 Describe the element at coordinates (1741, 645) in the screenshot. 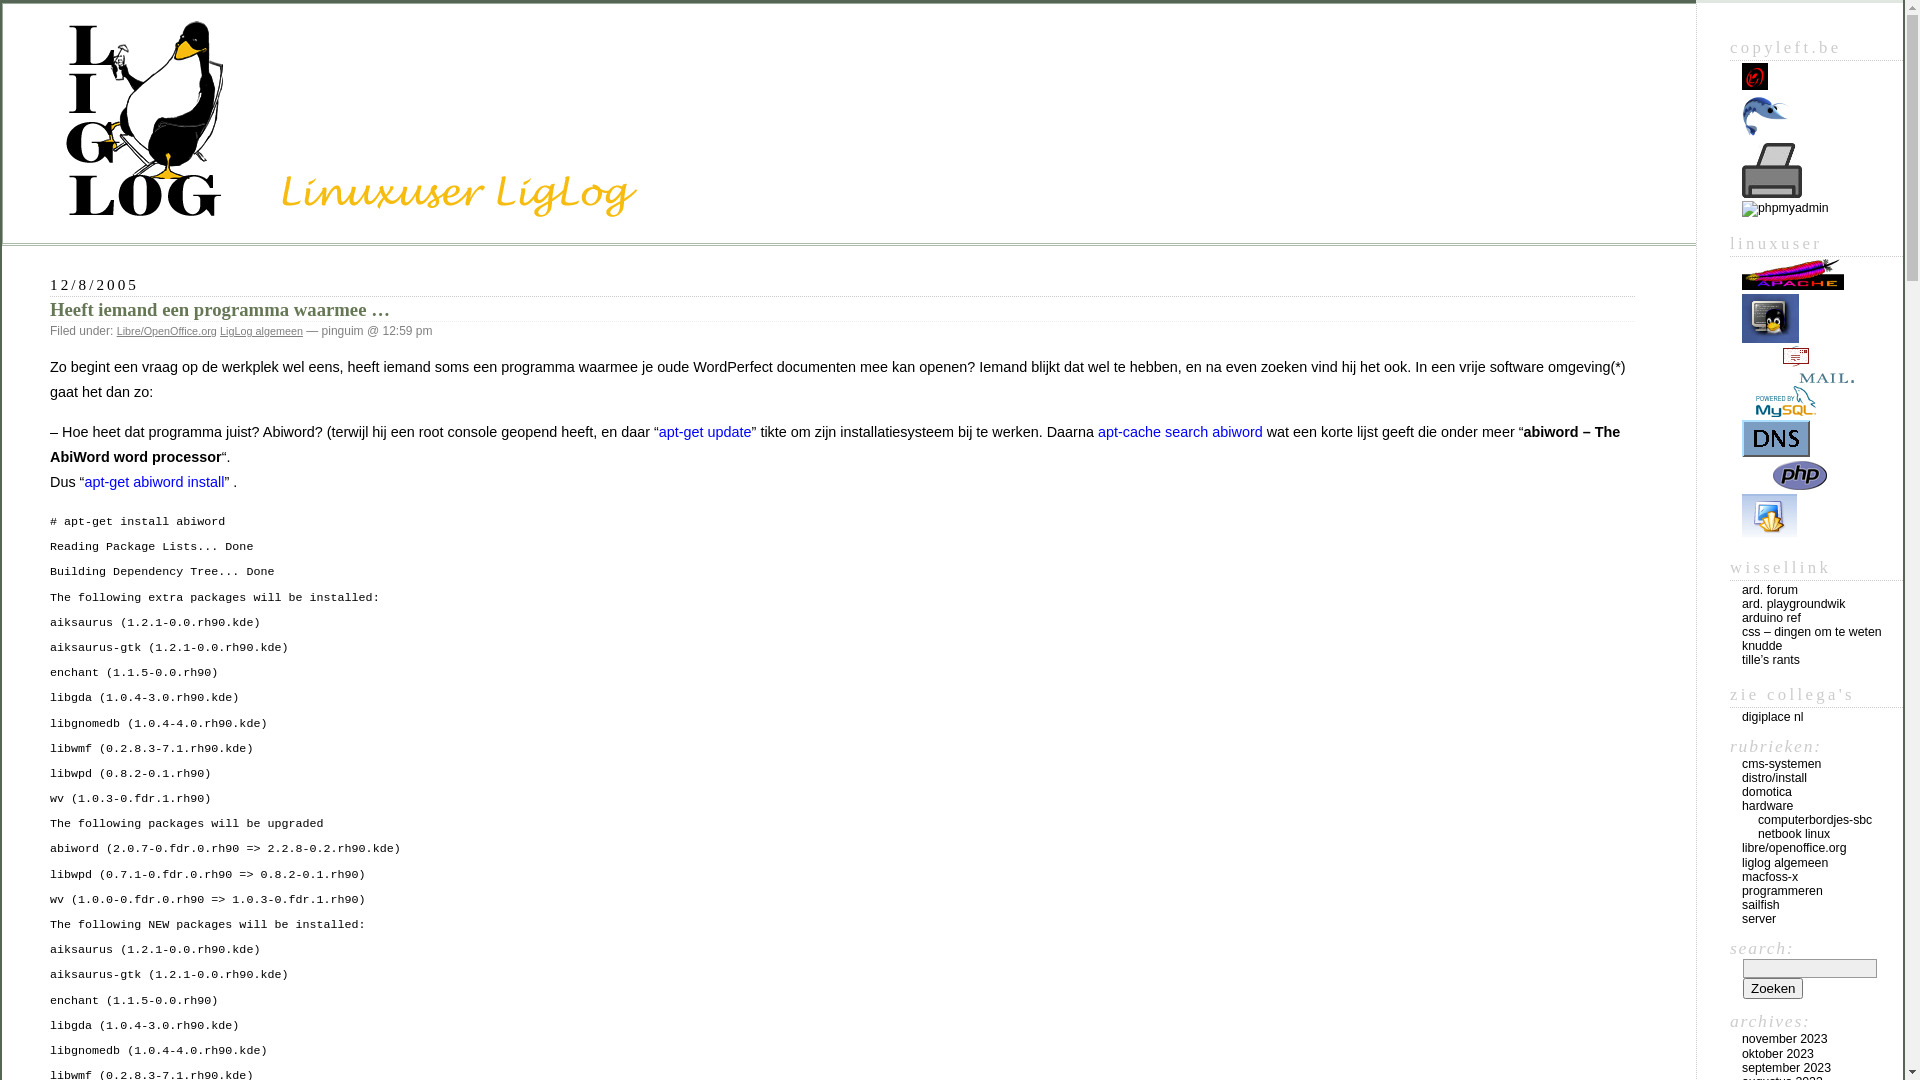

I see `'knudde'` at that location.